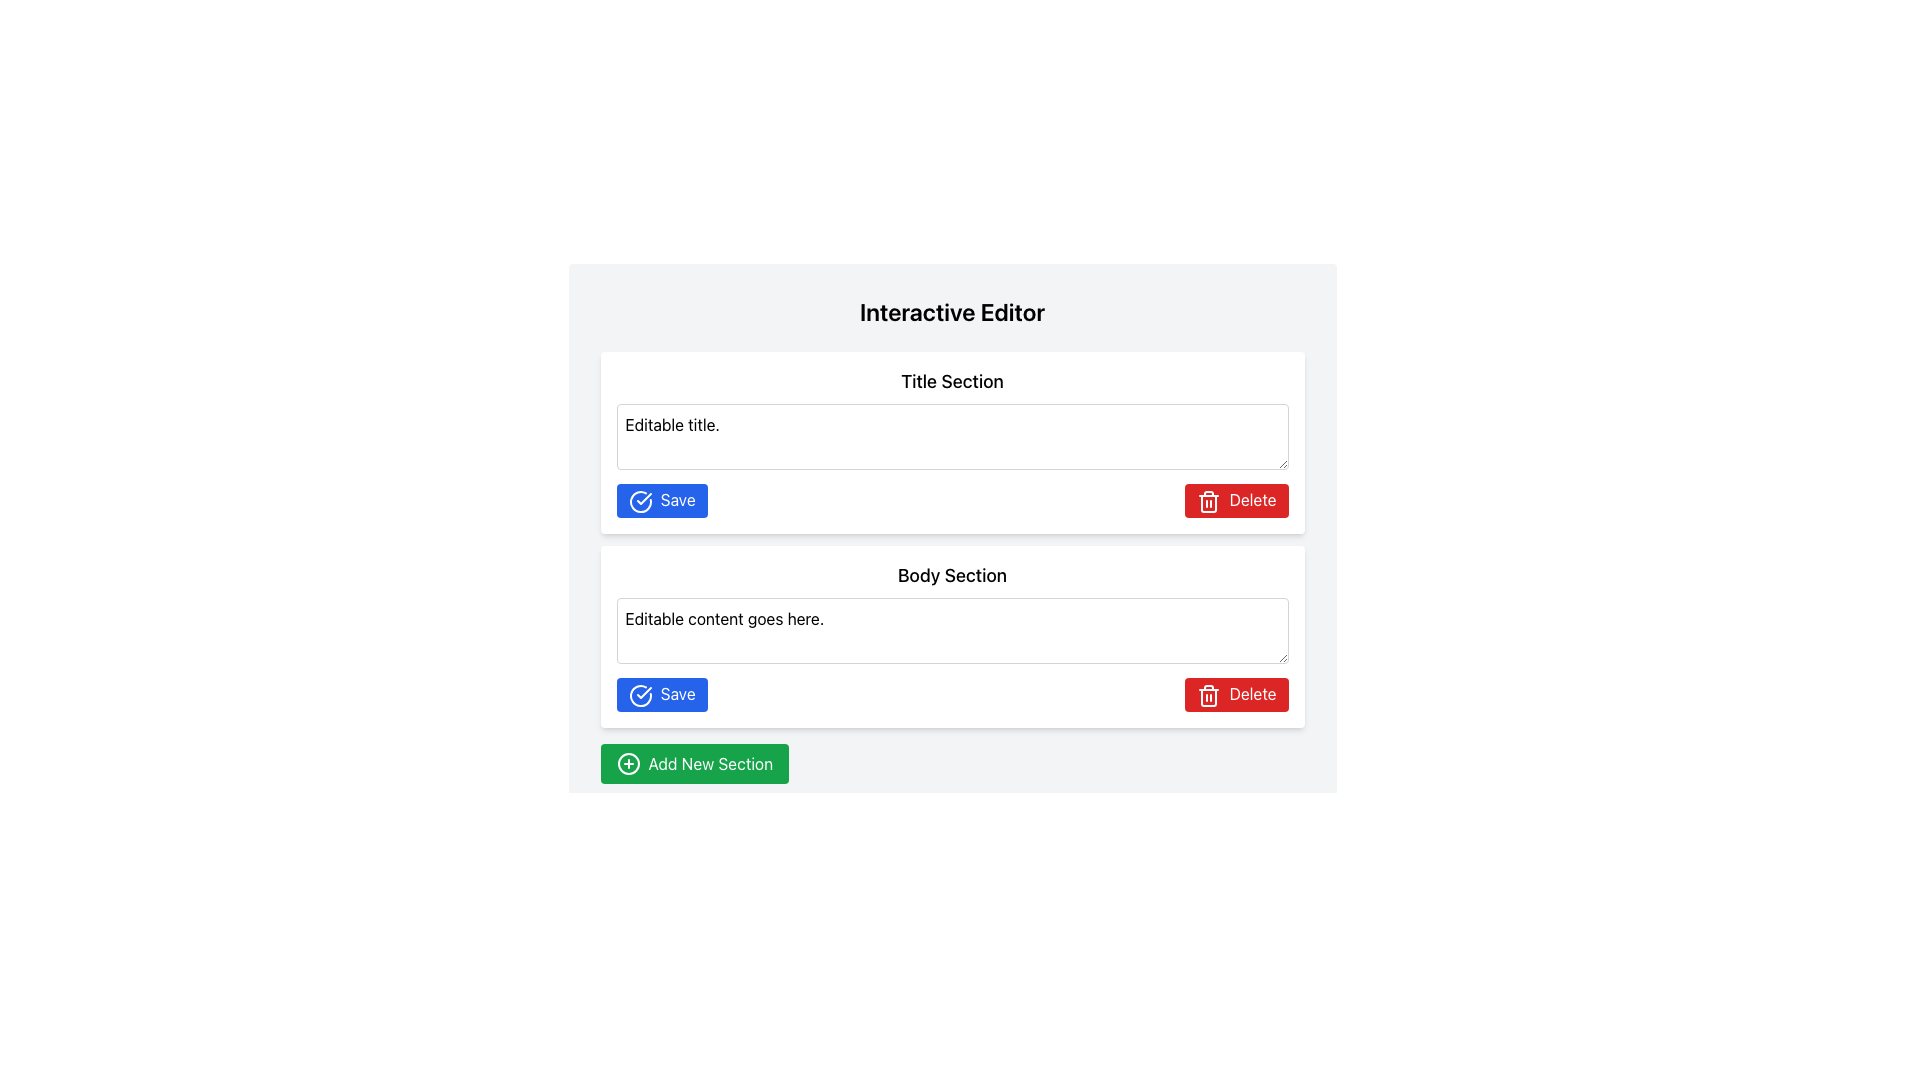 The image size is (1920, 1080). Describe the element at coordinates (627, 763) in the screenshot. I see `the circular graphical element that is part of the 'Add New Section' button, which has a green background and is located near the bottom left of the interface` at that location.